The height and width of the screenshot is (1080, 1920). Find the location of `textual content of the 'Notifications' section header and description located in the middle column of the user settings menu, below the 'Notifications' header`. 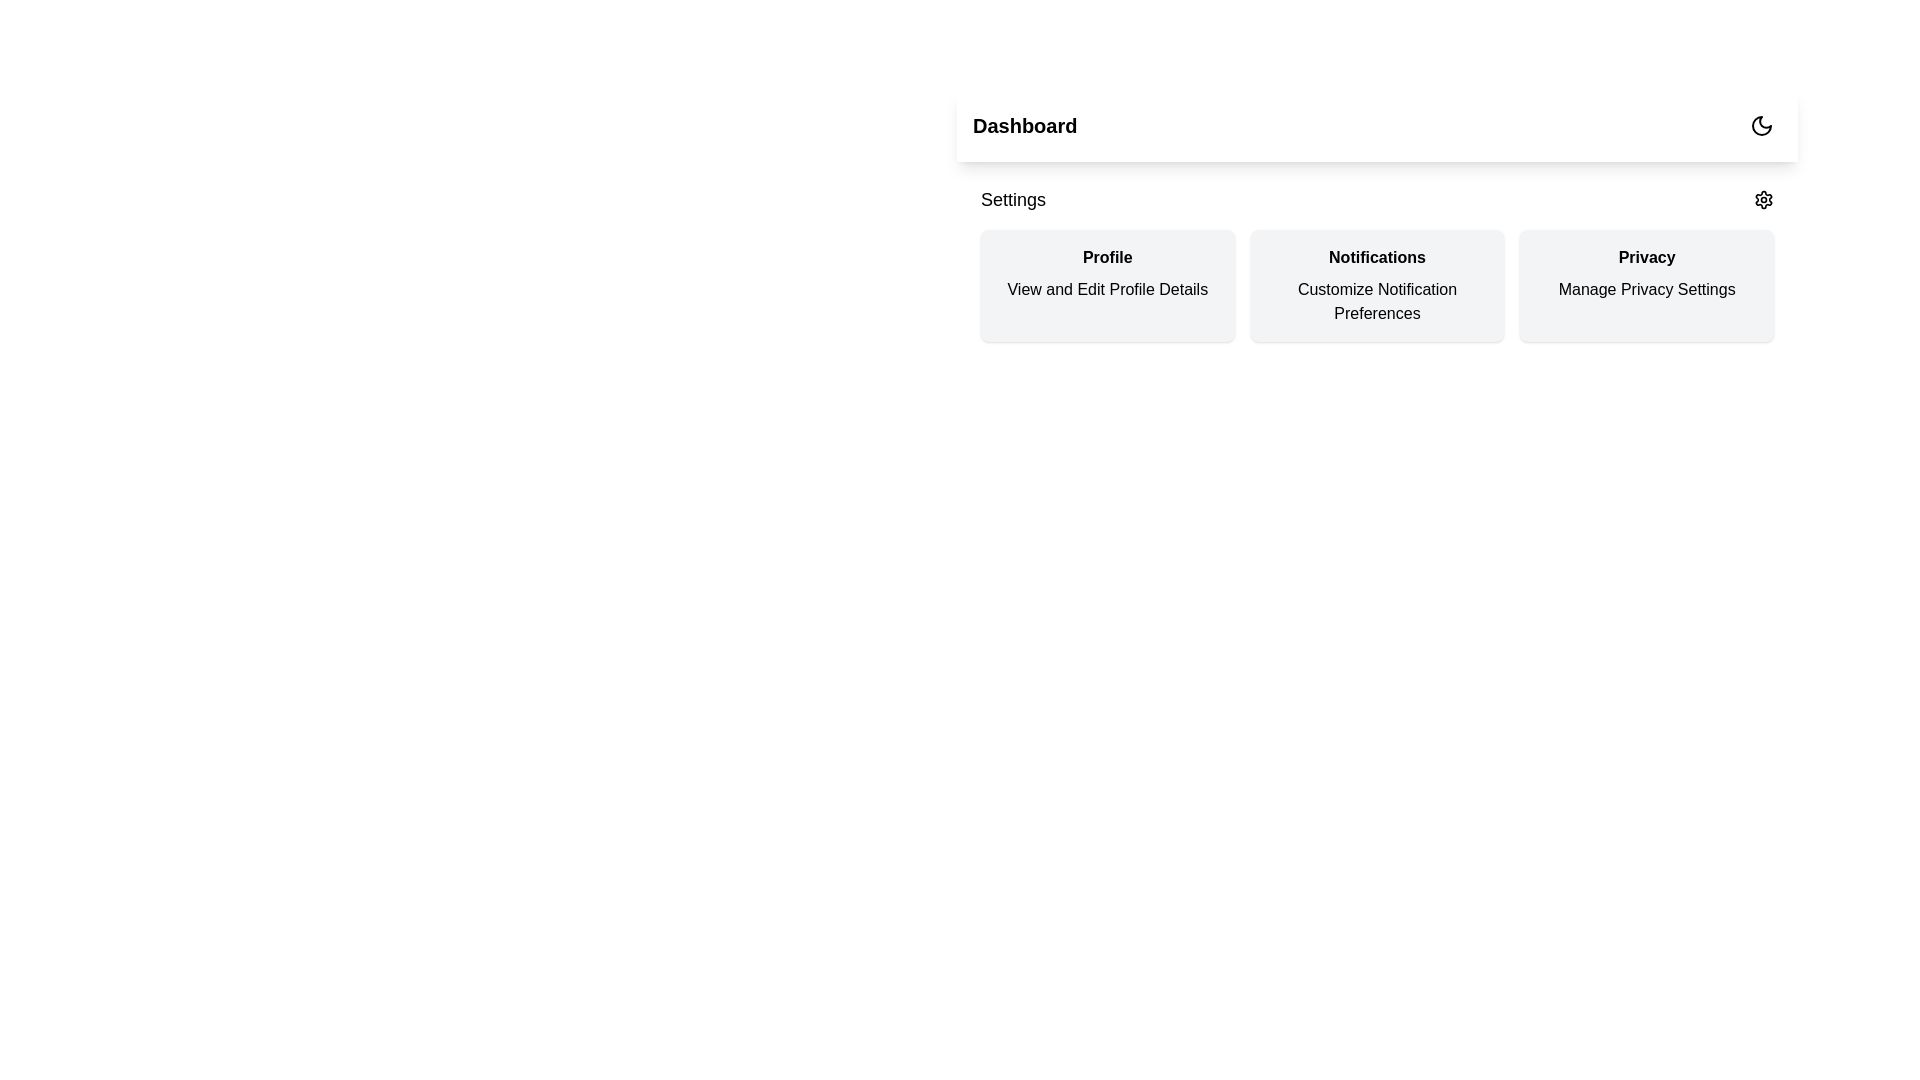

textual content of the 'Notifications' section header and description located in the middle column of the user settings menu, below the 'Notifications' header is located at coordinates (1376, 262).